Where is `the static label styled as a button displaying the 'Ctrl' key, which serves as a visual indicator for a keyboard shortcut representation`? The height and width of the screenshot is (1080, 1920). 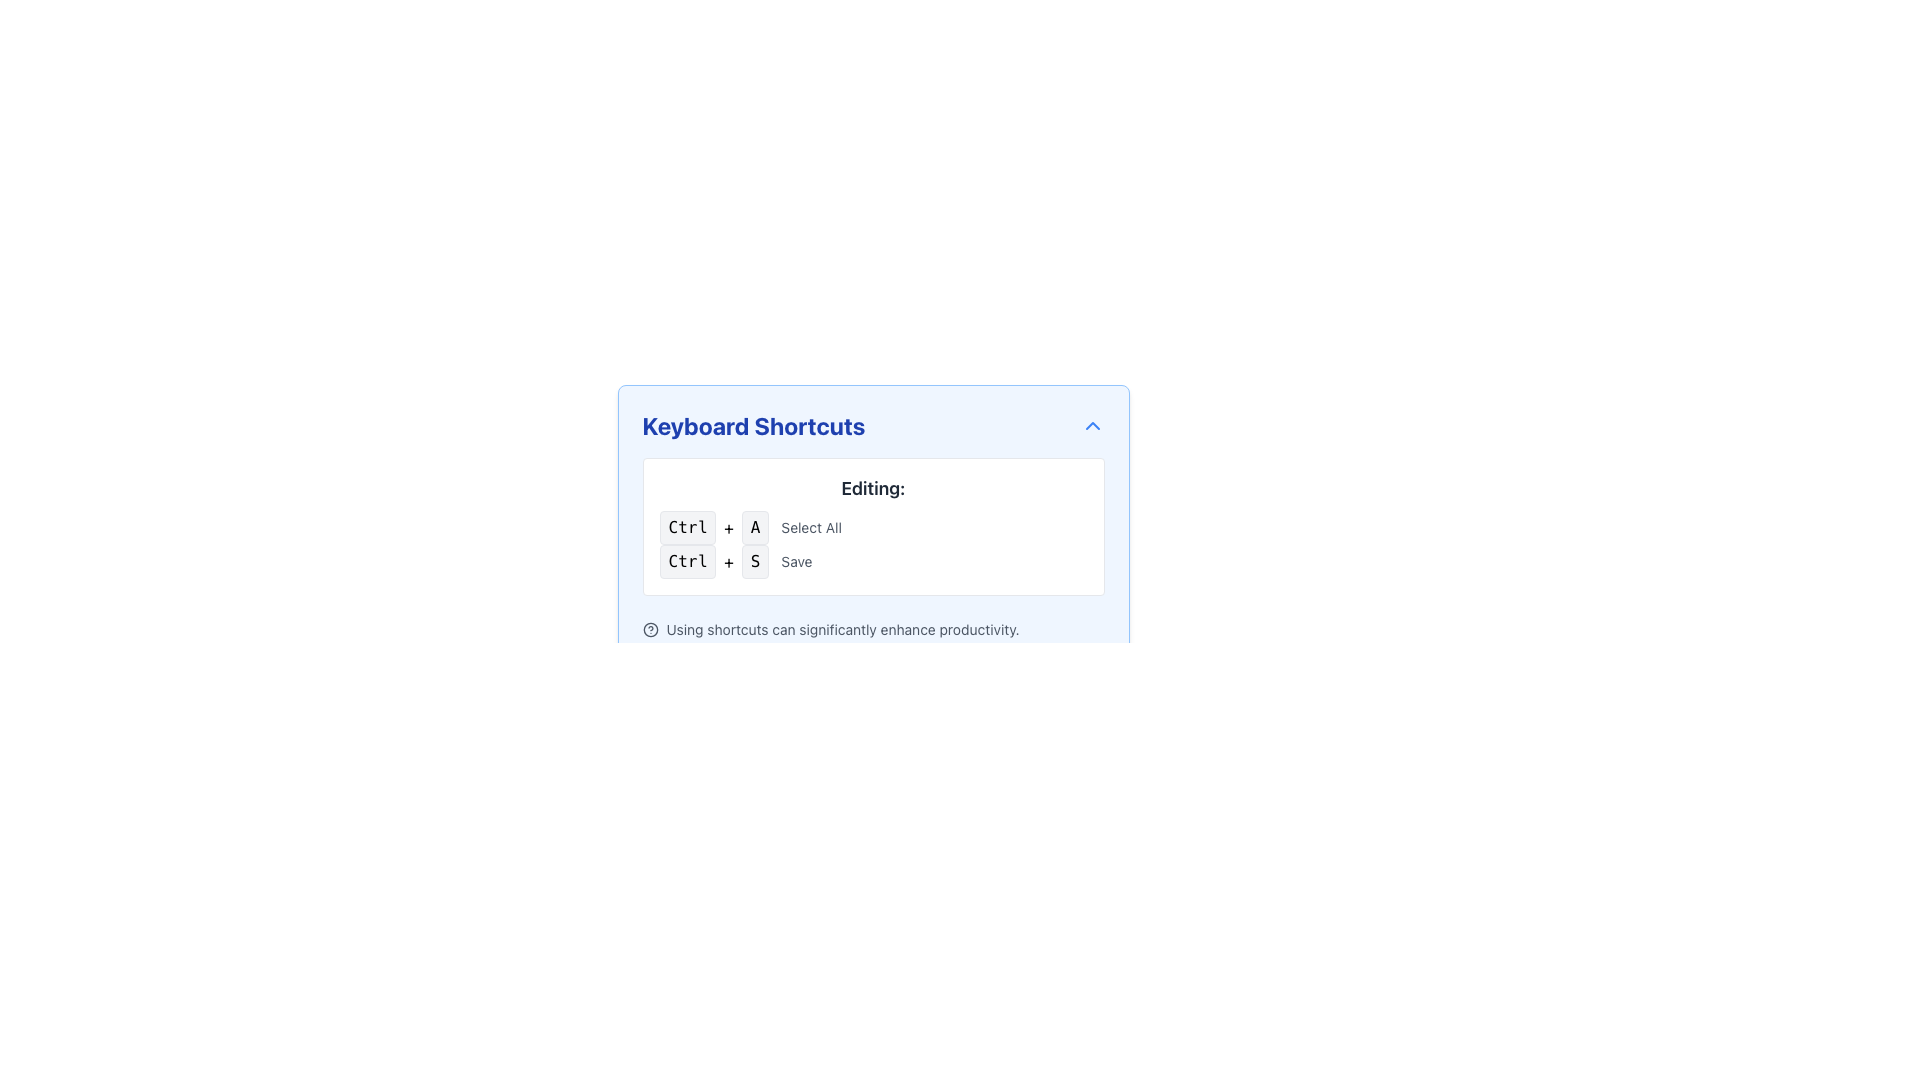
the static label styled as a button displaying the 'Ctrl' key, which serves as a visual indicator for a keyboard shortcut representation is located at coordinates (687, 562).